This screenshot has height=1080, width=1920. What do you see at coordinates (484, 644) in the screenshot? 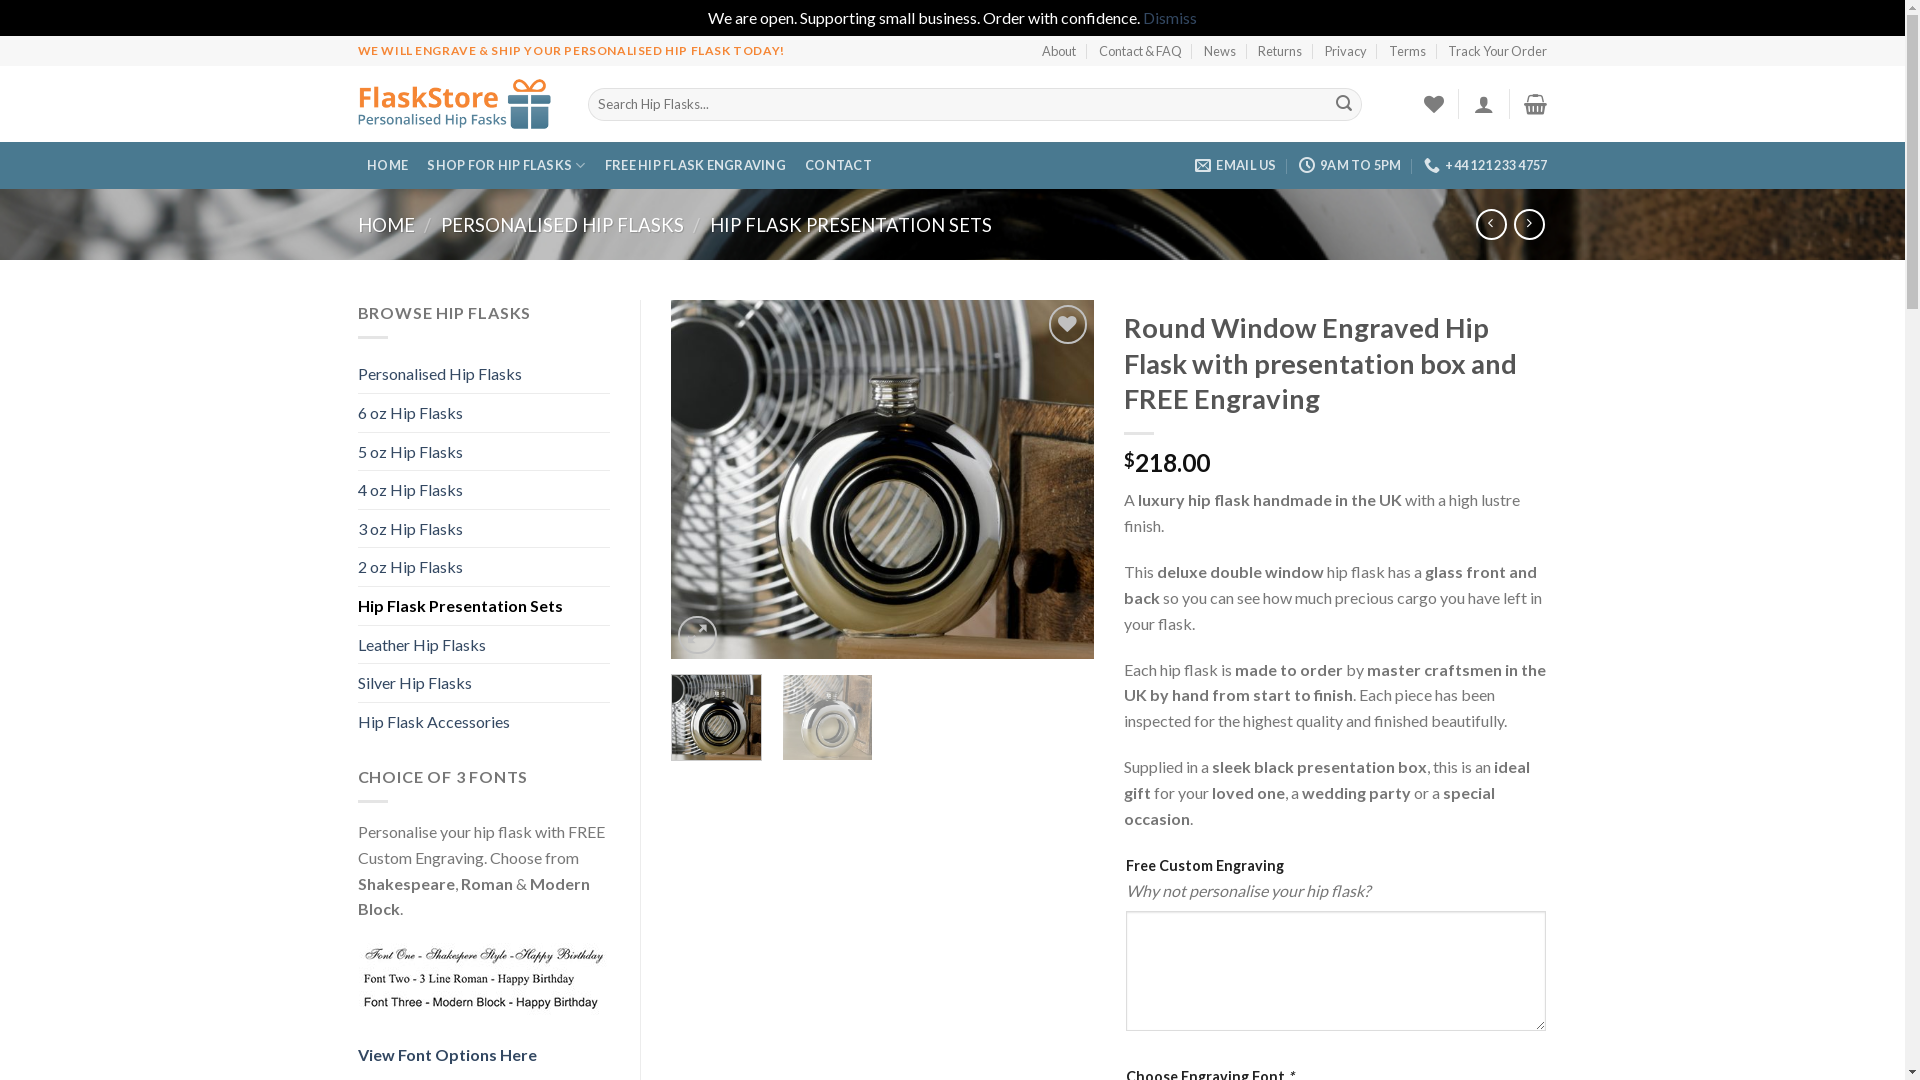
I see `'Leather Hip Flasks'` at bounding box center [484, 644].